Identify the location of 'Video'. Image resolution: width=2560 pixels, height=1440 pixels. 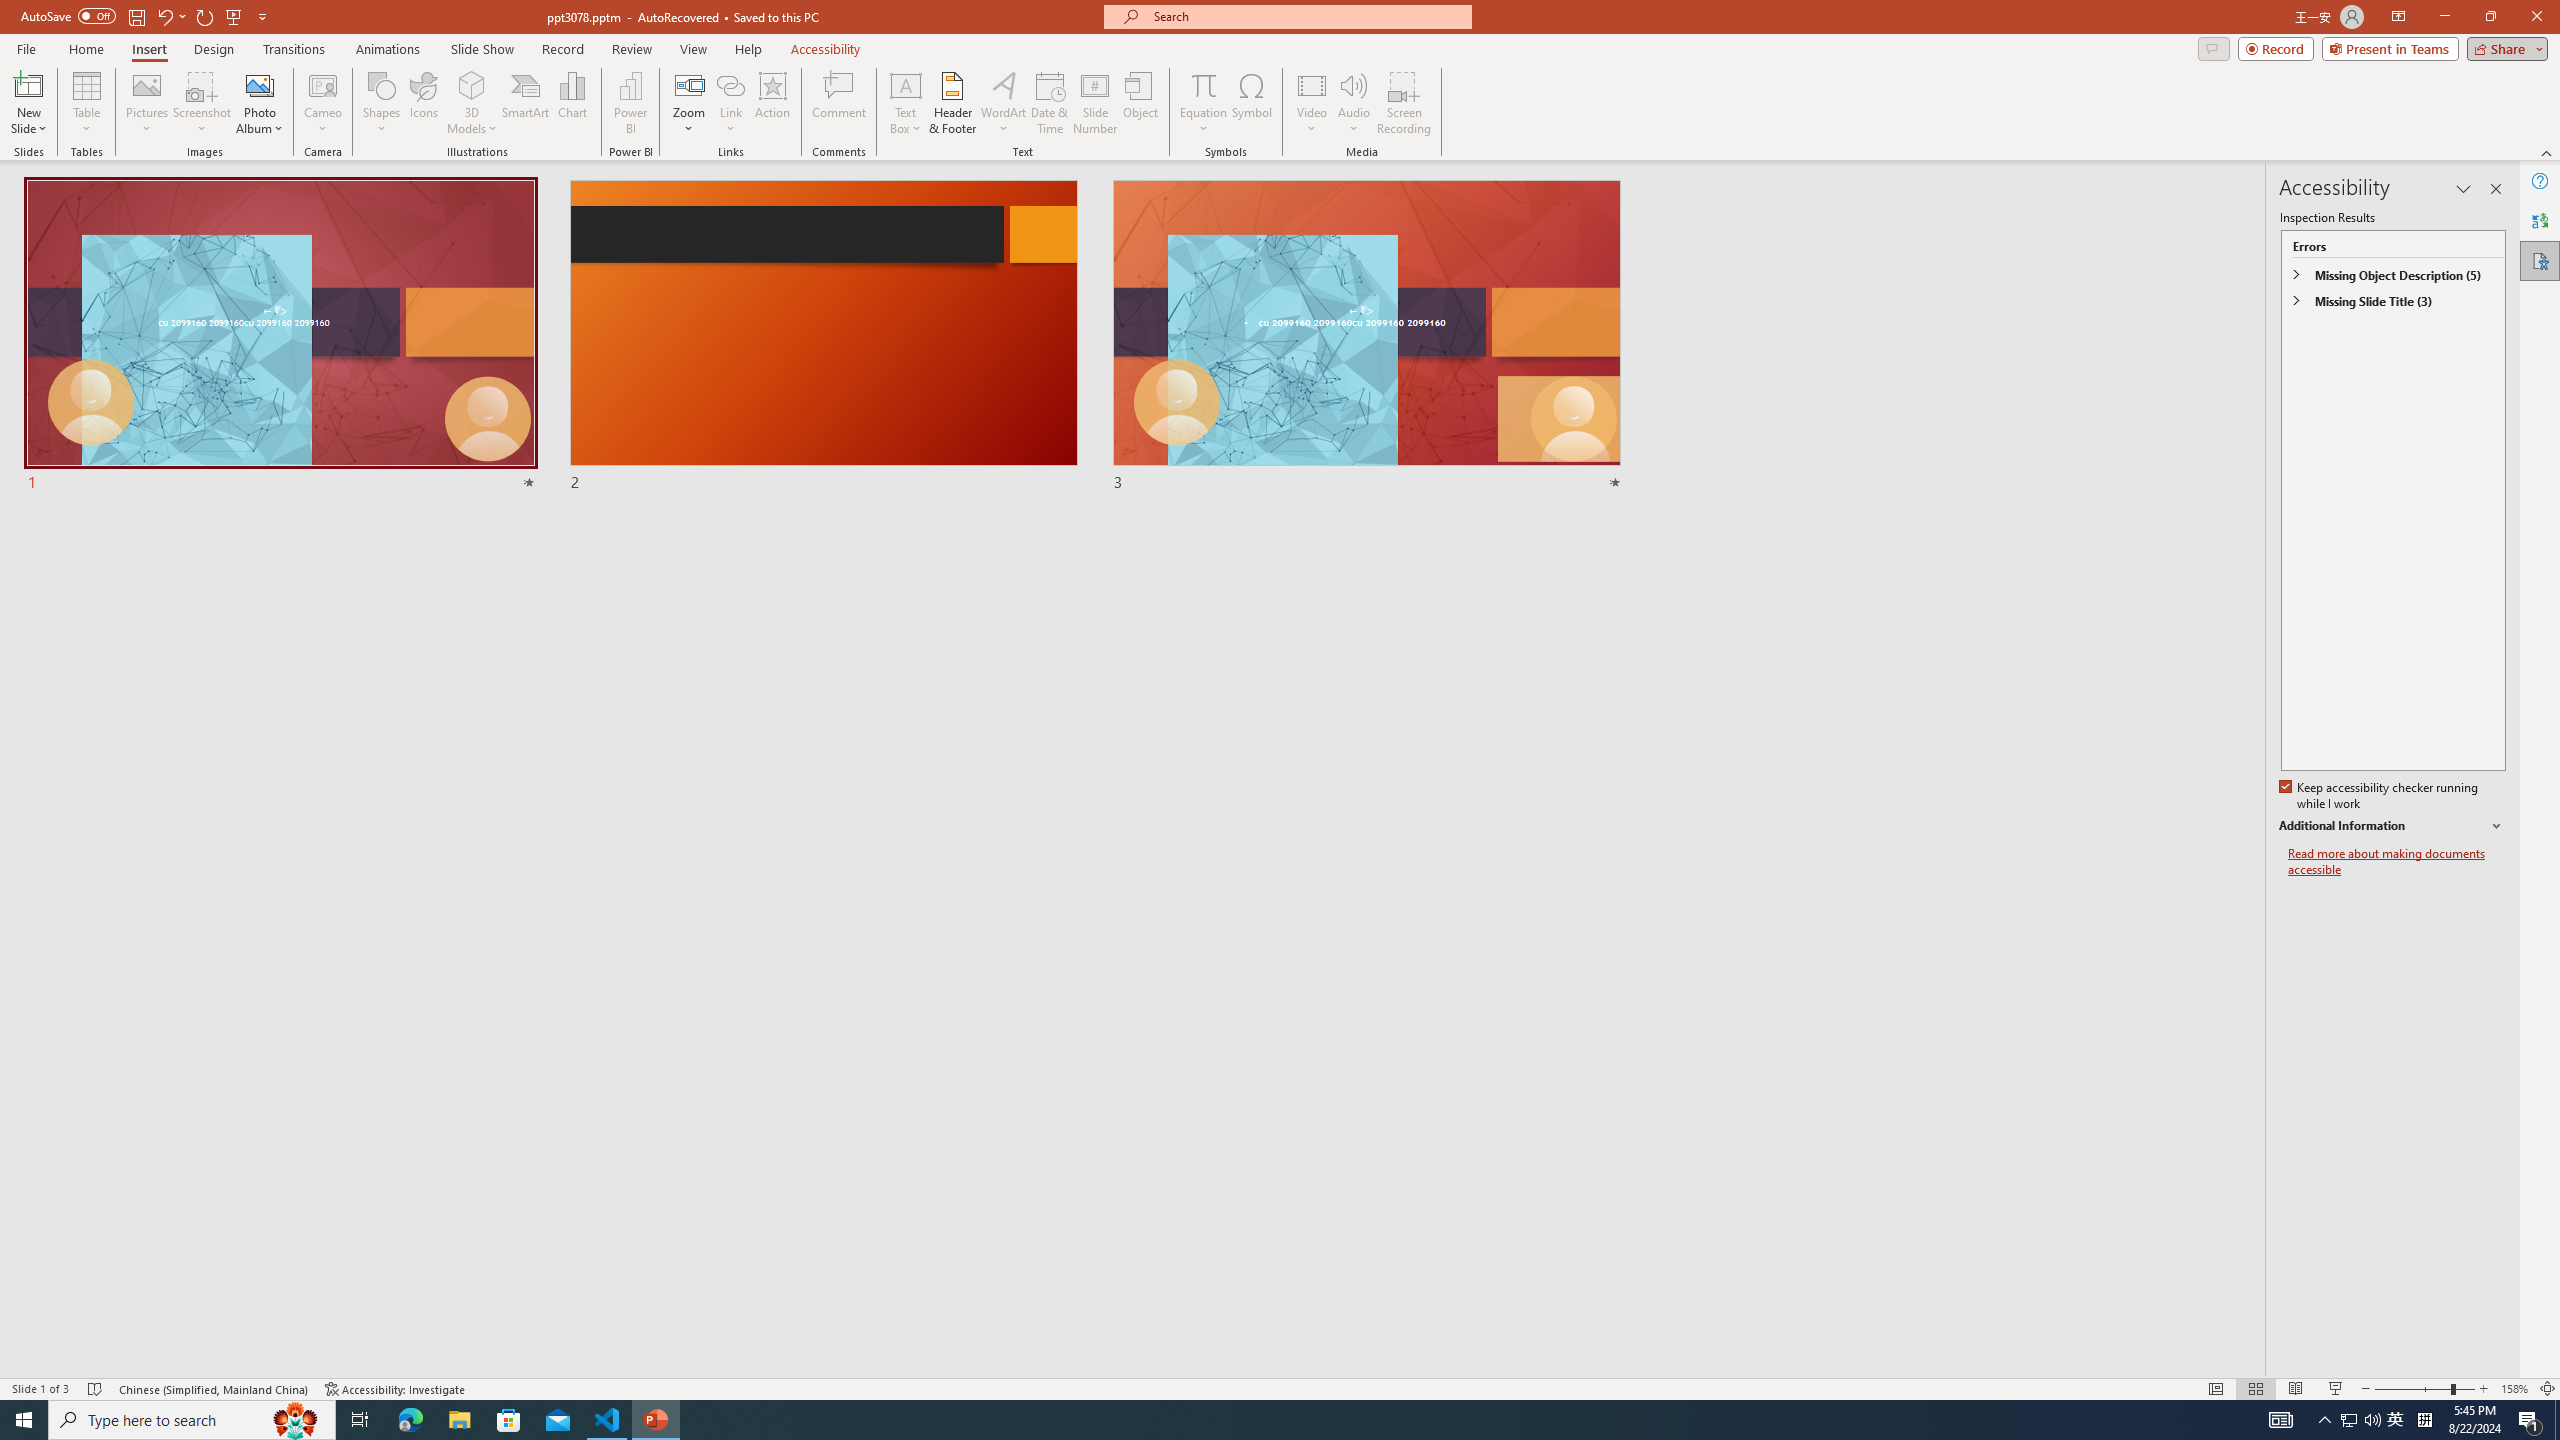
(1312, 103).